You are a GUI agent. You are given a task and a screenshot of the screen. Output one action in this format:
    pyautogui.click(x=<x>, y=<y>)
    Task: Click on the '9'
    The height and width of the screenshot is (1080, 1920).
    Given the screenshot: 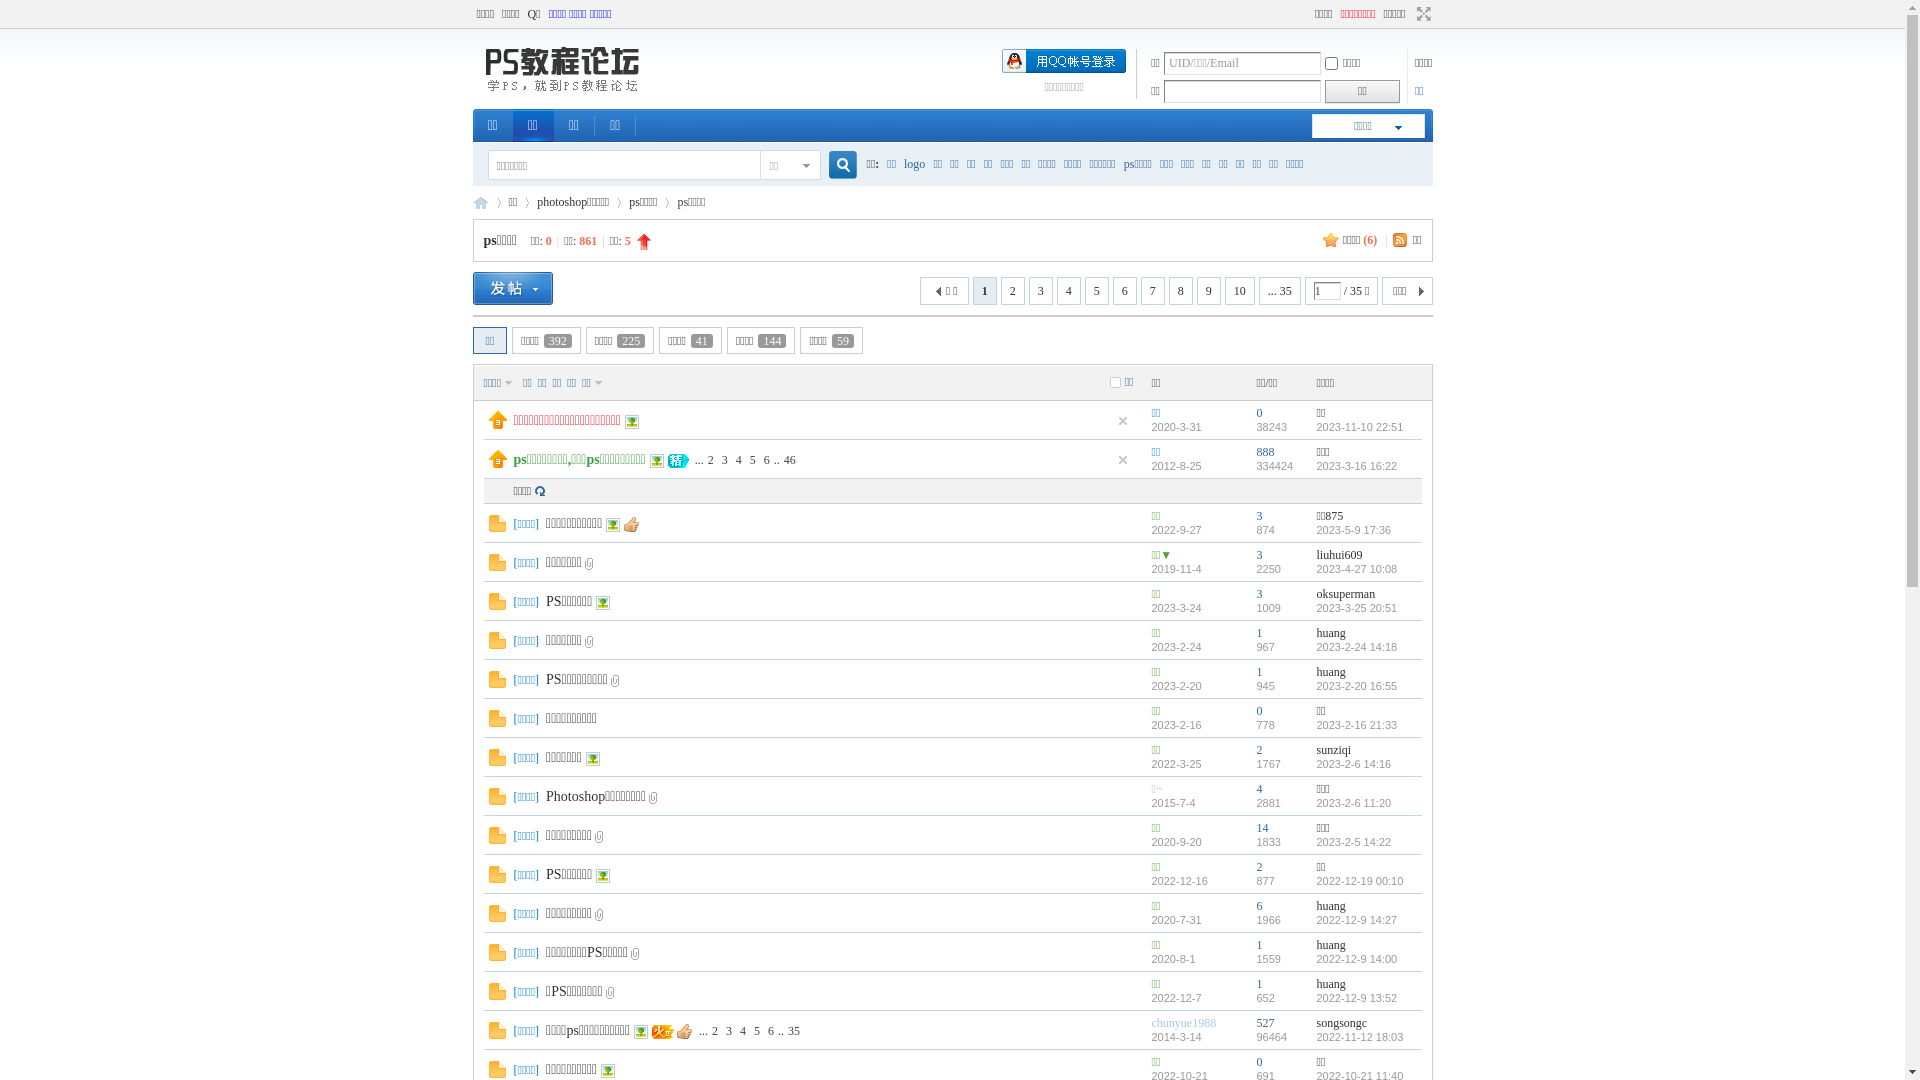 What is the action you would take?
    pyautogui.click(x=1208, y=290)
    